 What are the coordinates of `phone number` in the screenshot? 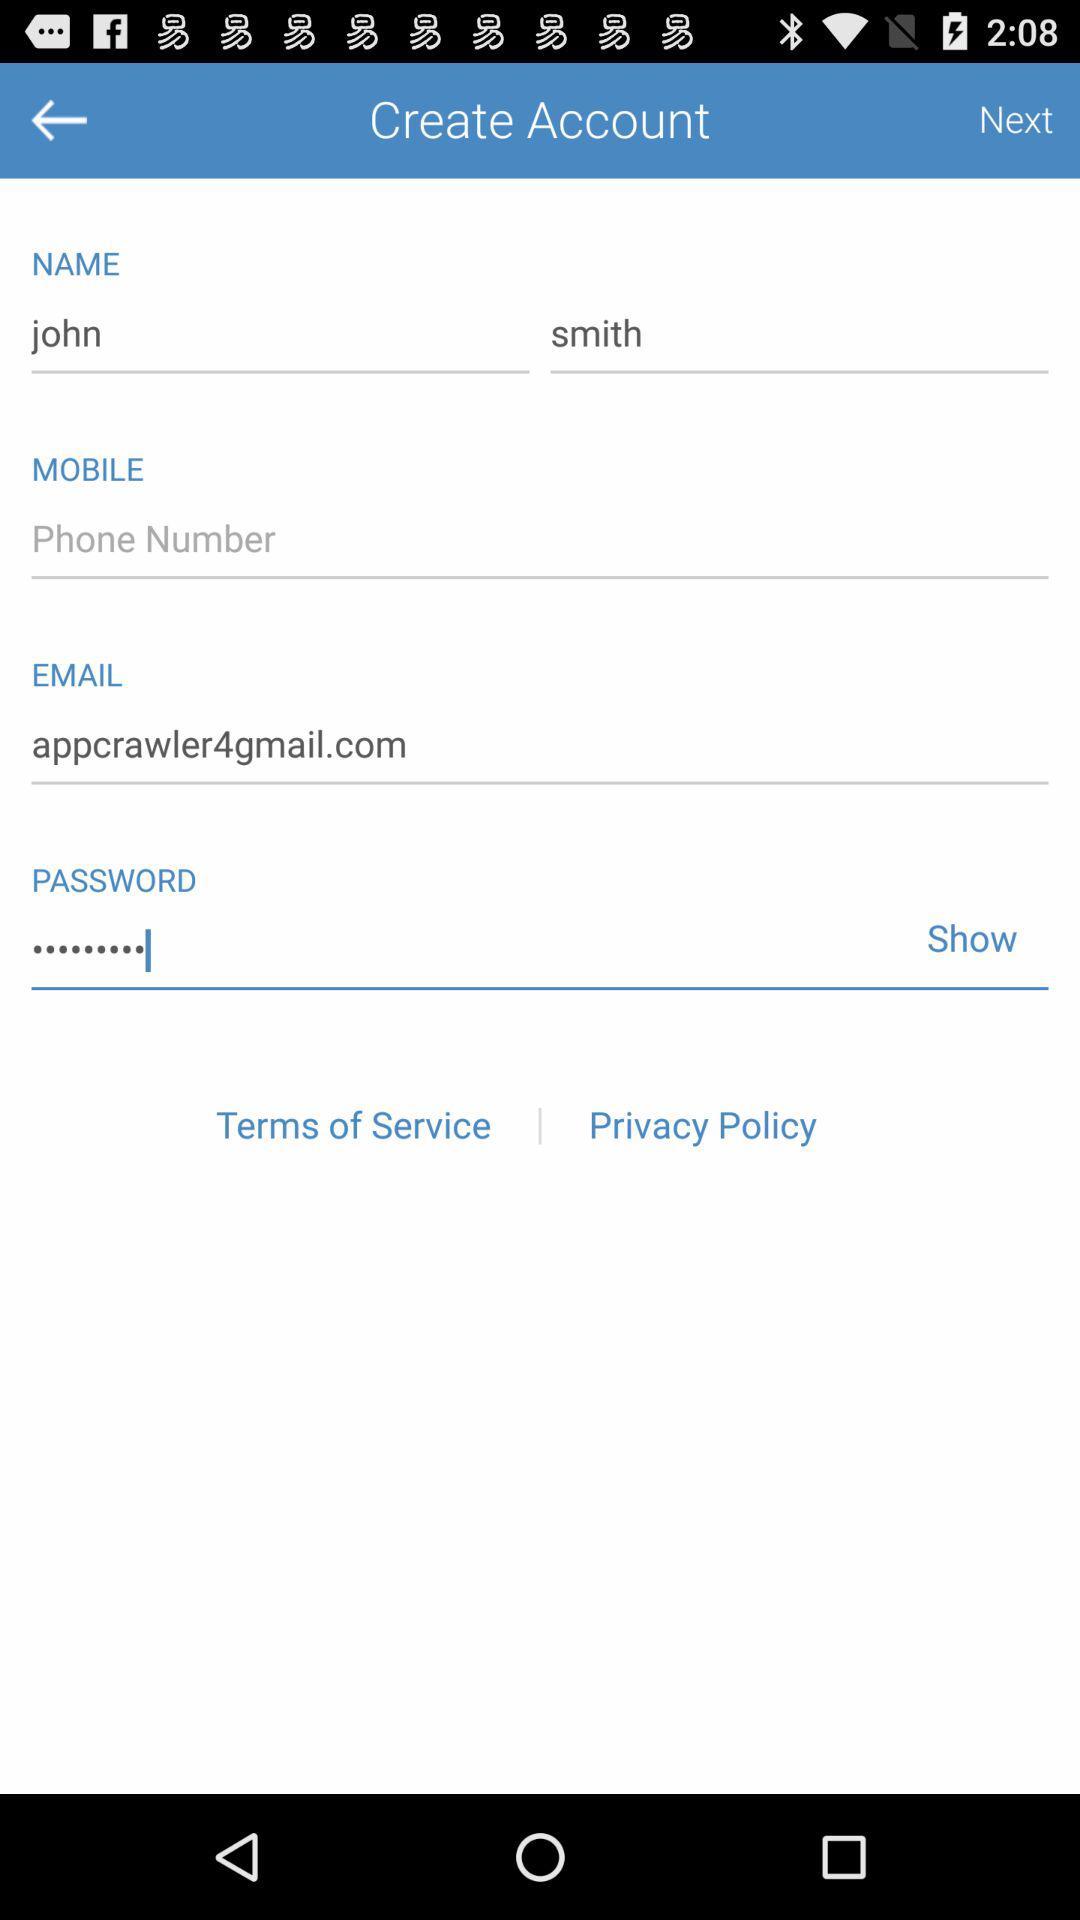 It's located at (540, 539).